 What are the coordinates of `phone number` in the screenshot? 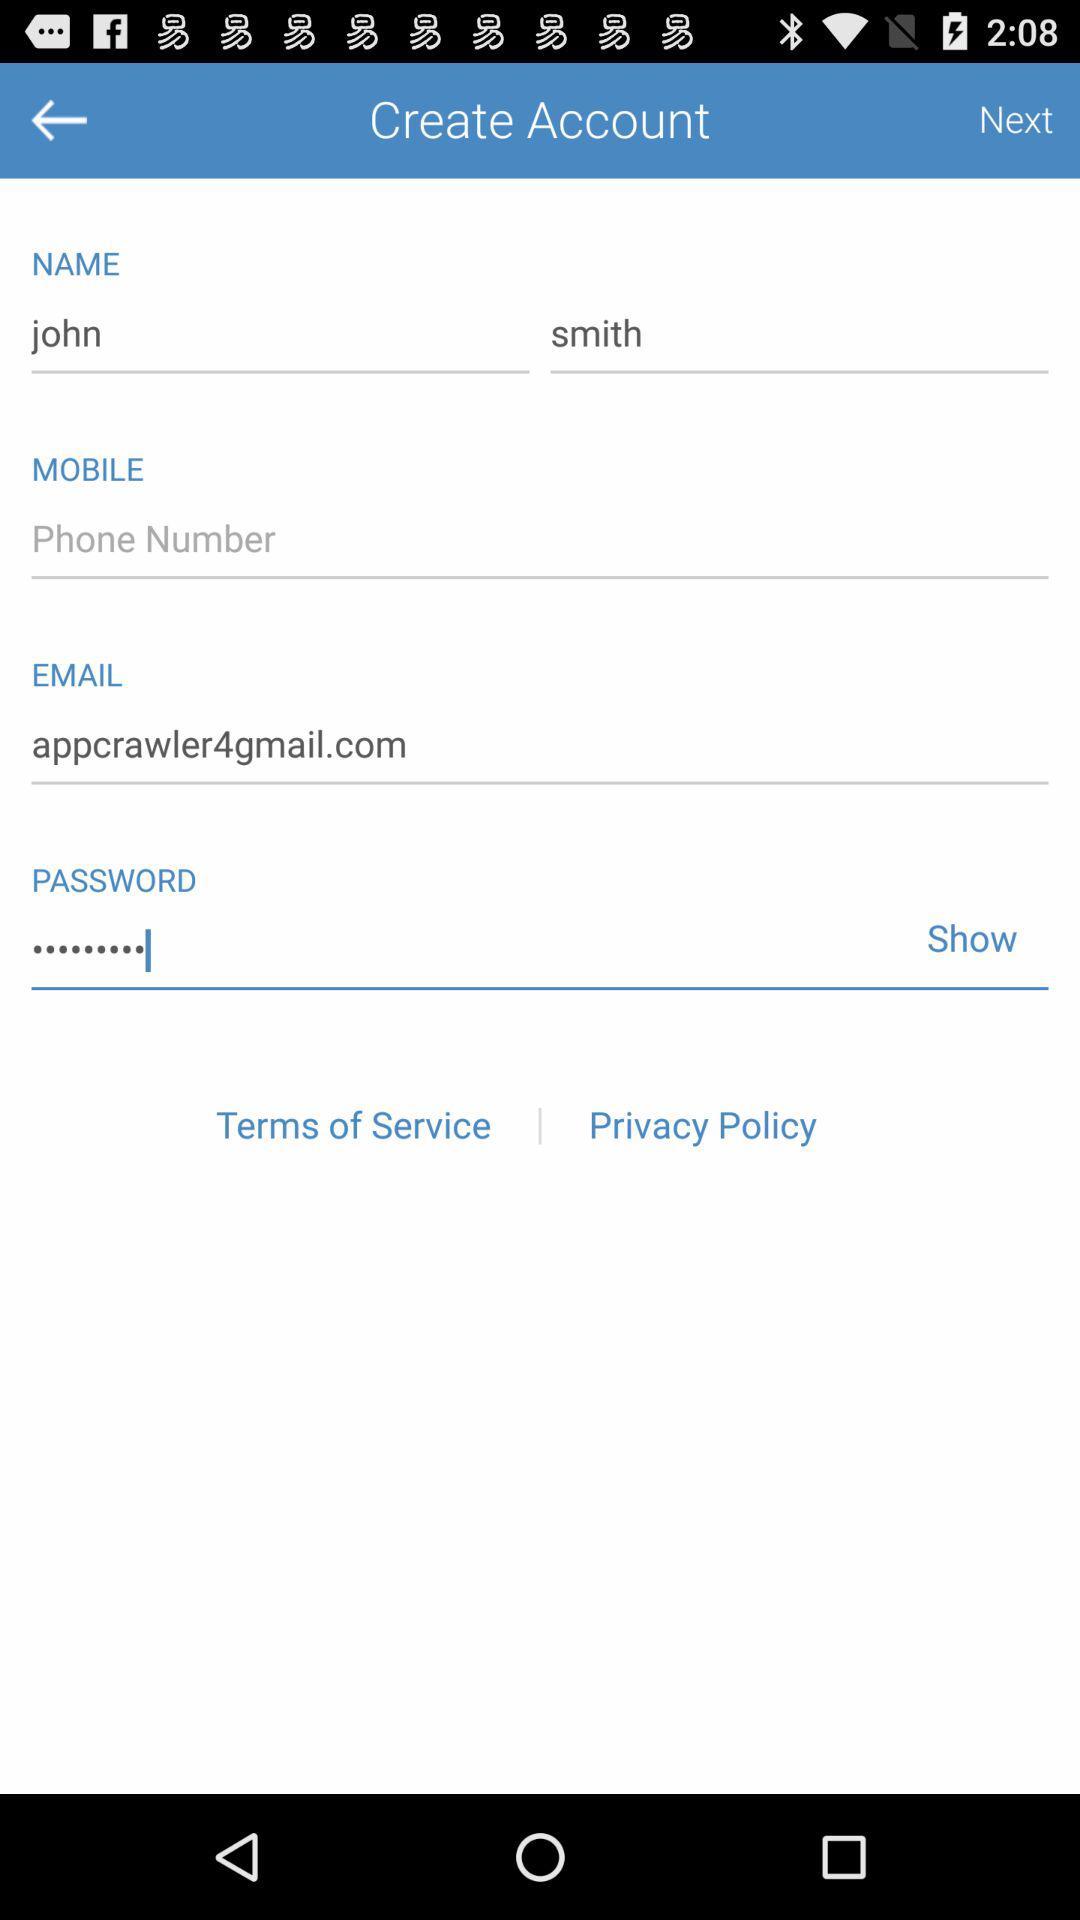 It's located at (540, 539).